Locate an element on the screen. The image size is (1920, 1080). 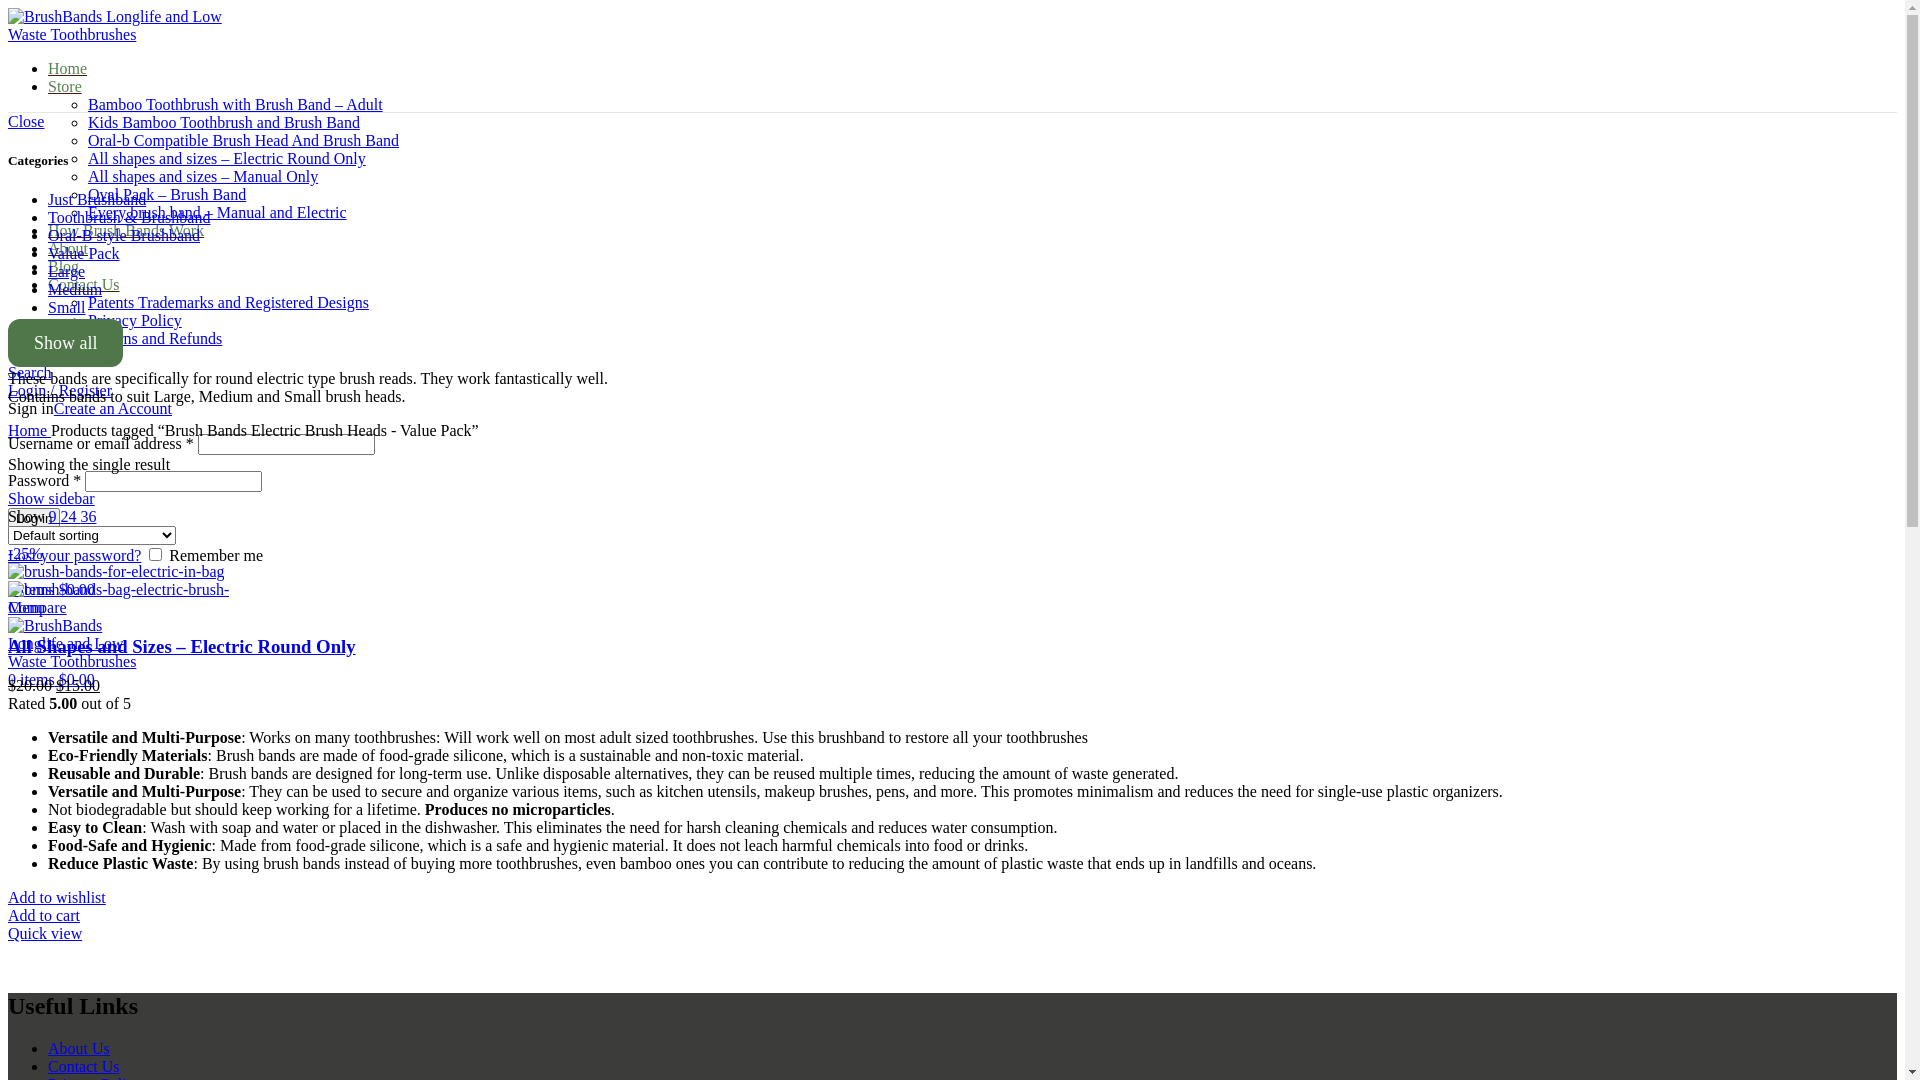
'Login / Register' is located at coordinates (59, 390).